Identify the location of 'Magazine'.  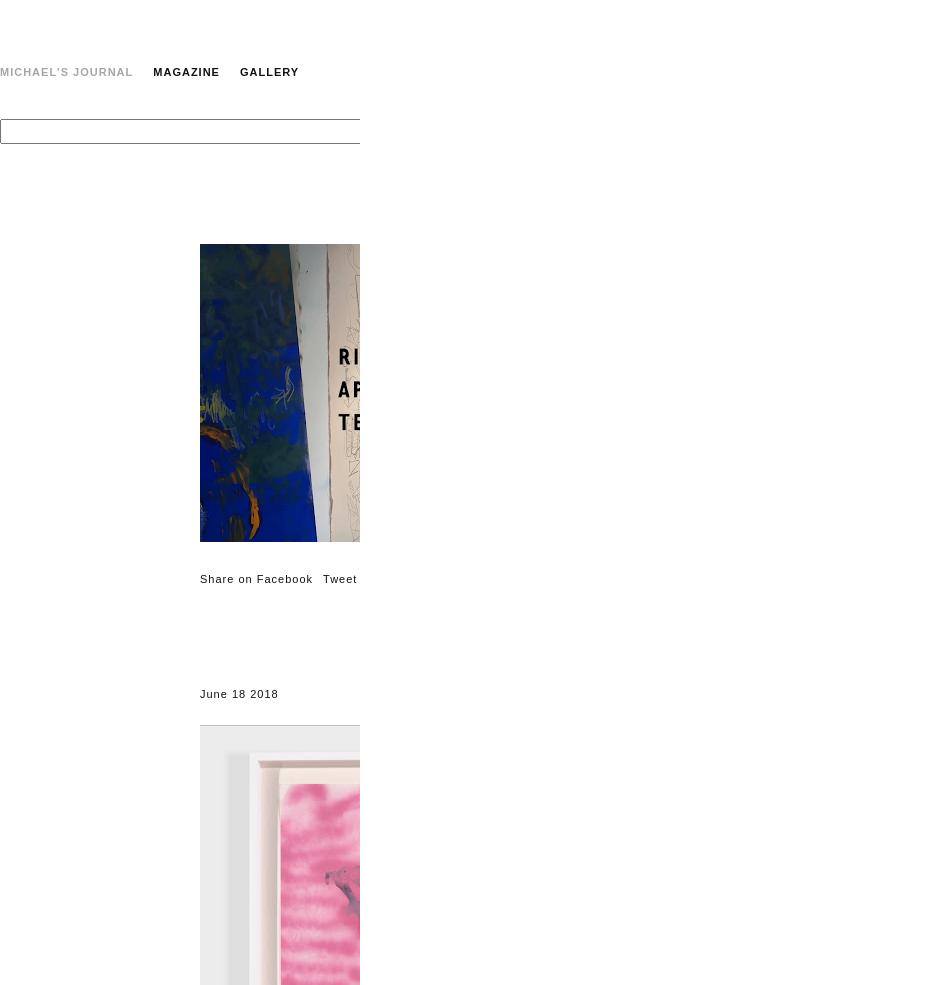
(185, 71).